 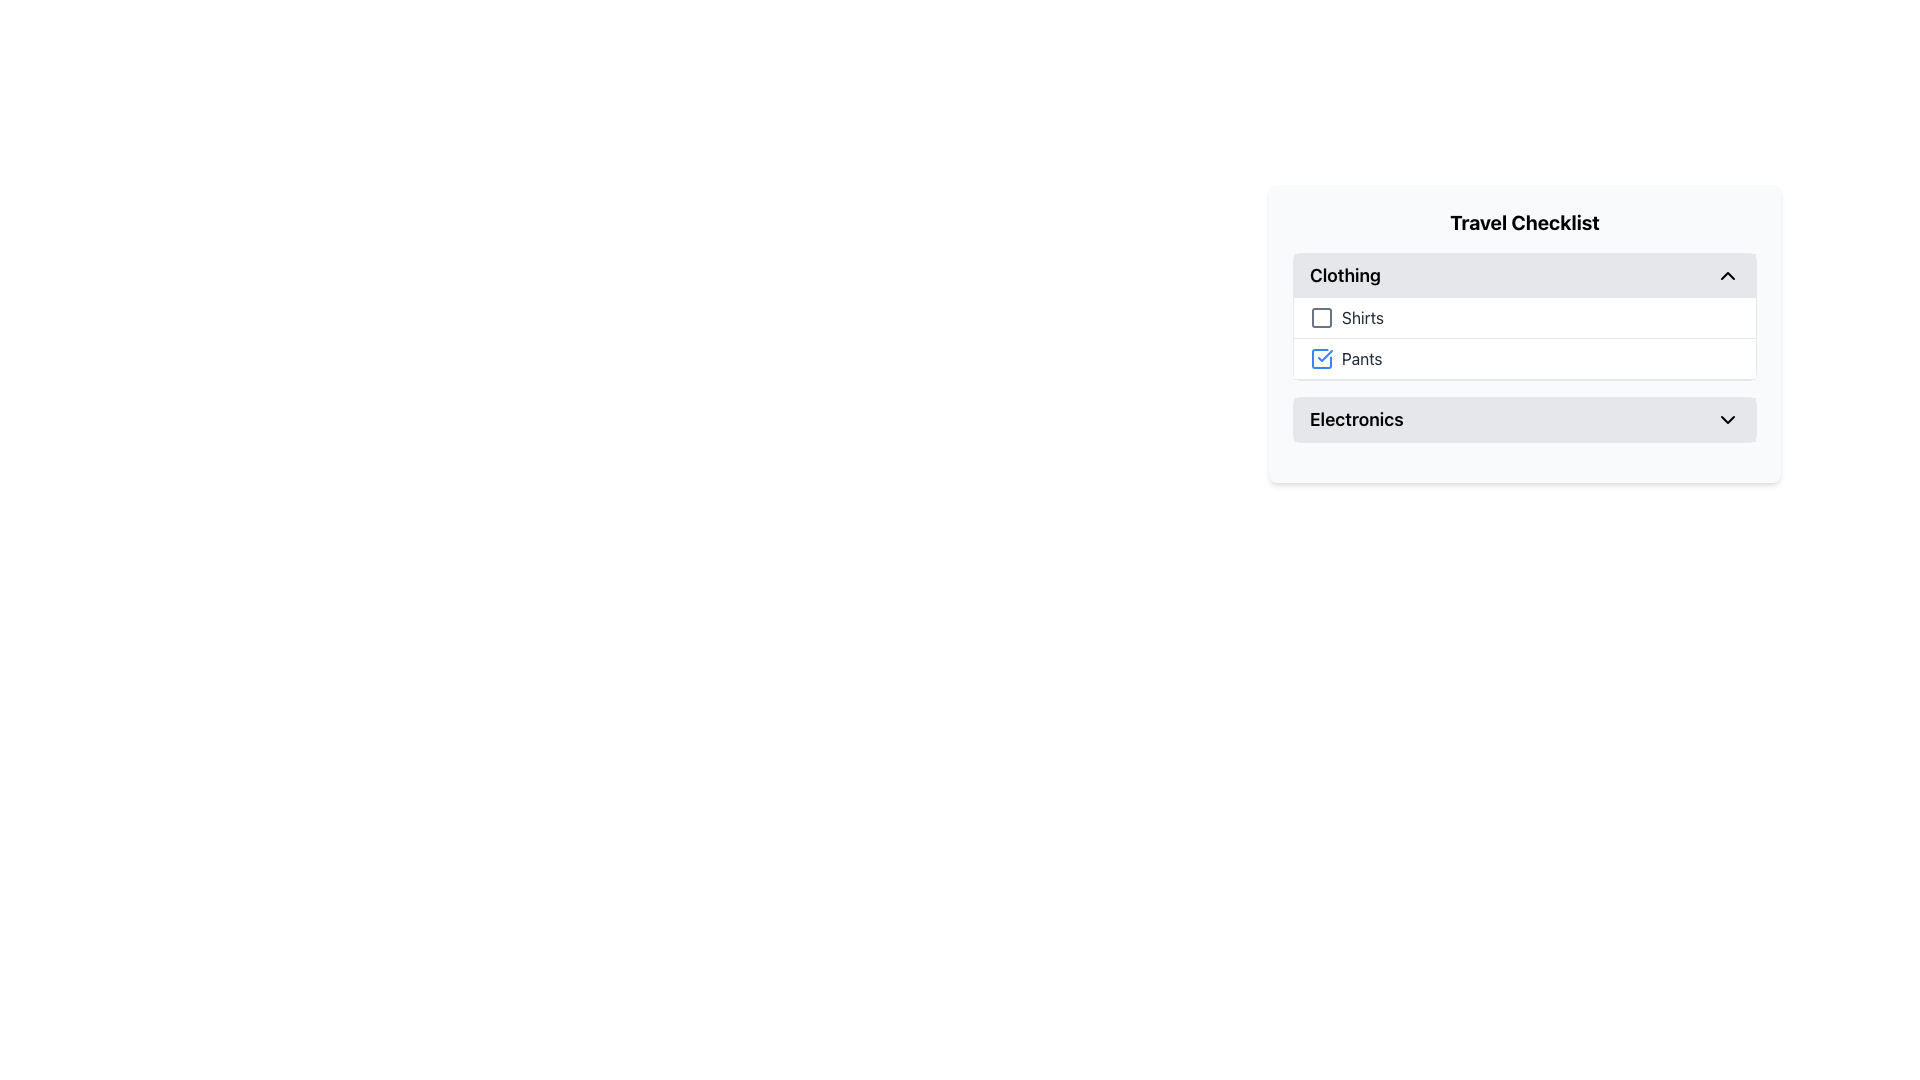 What do you see at coordinates (1321, 357) in the screenshot?
I see `the checkbox` at bounding box center [1321, 357].